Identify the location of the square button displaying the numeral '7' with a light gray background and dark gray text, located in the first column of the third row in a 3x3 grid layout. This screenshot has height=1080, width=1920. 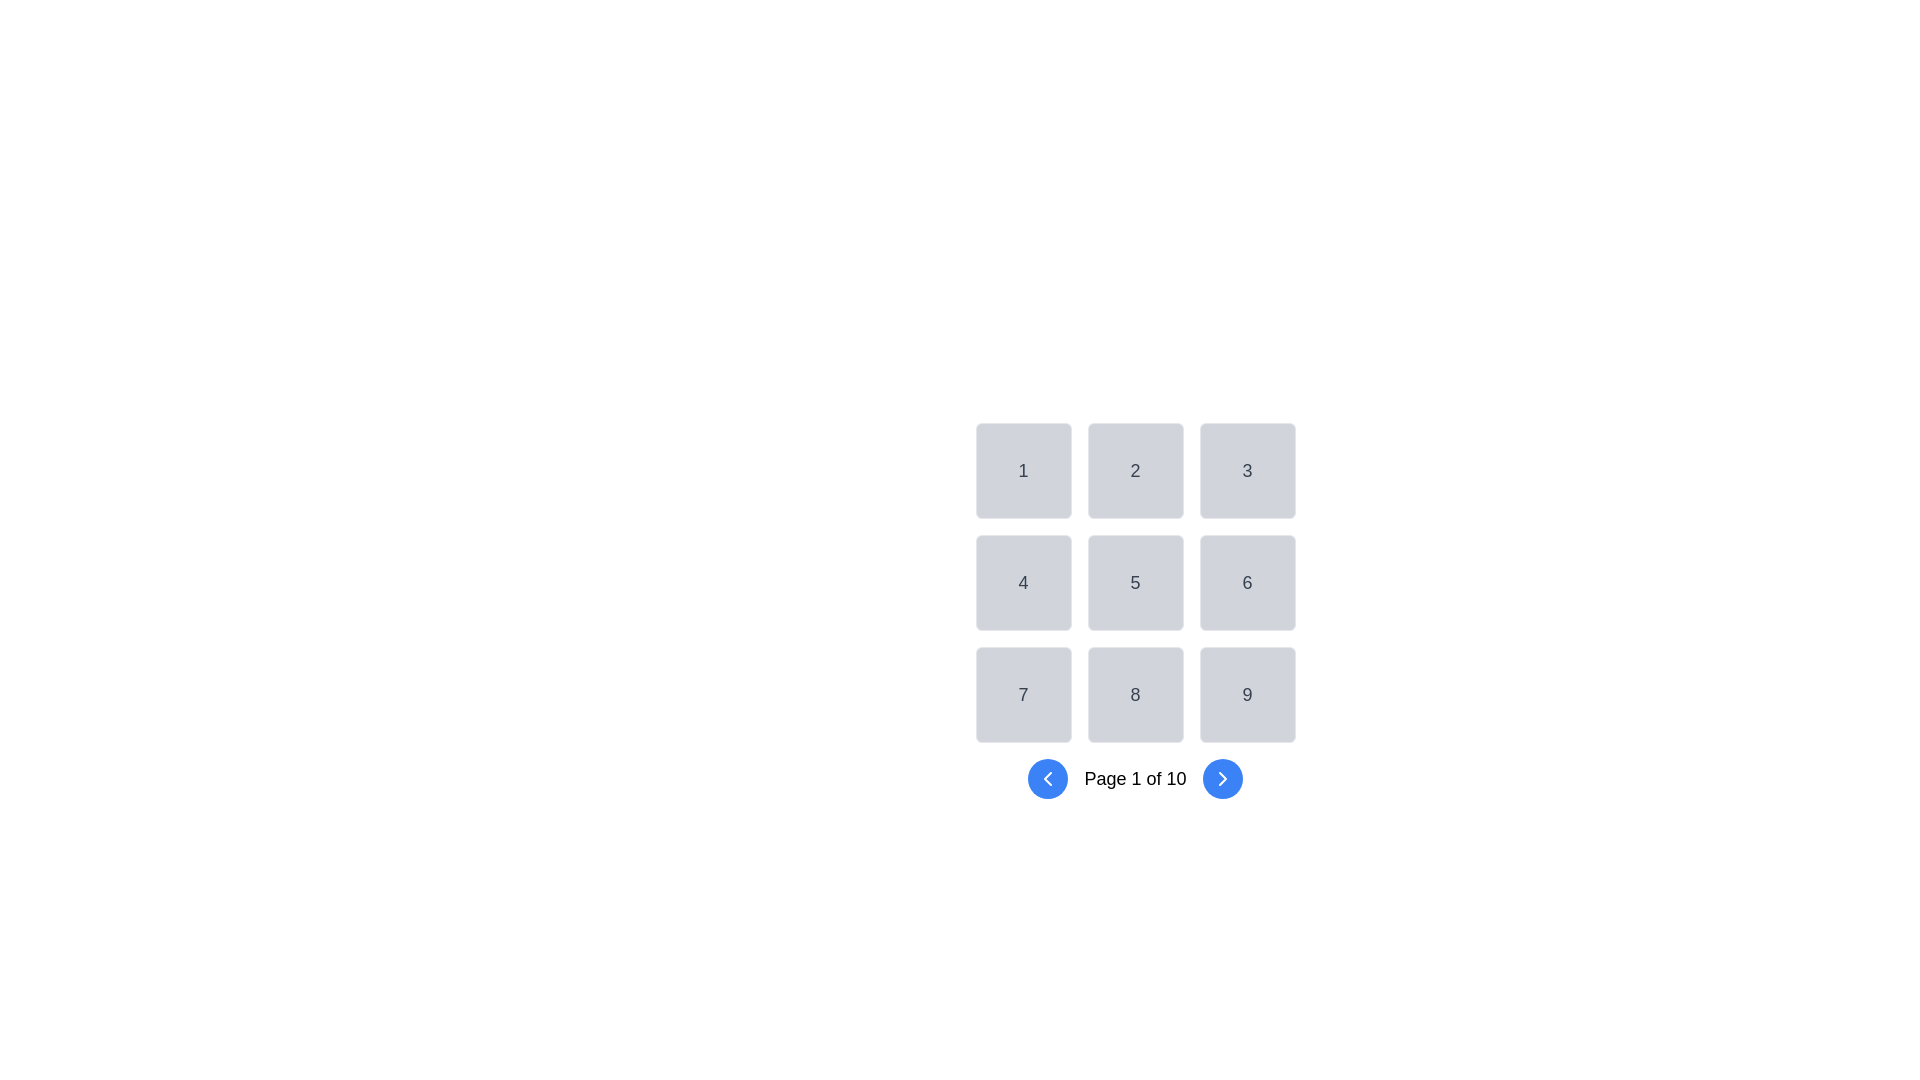
(1023, 693).